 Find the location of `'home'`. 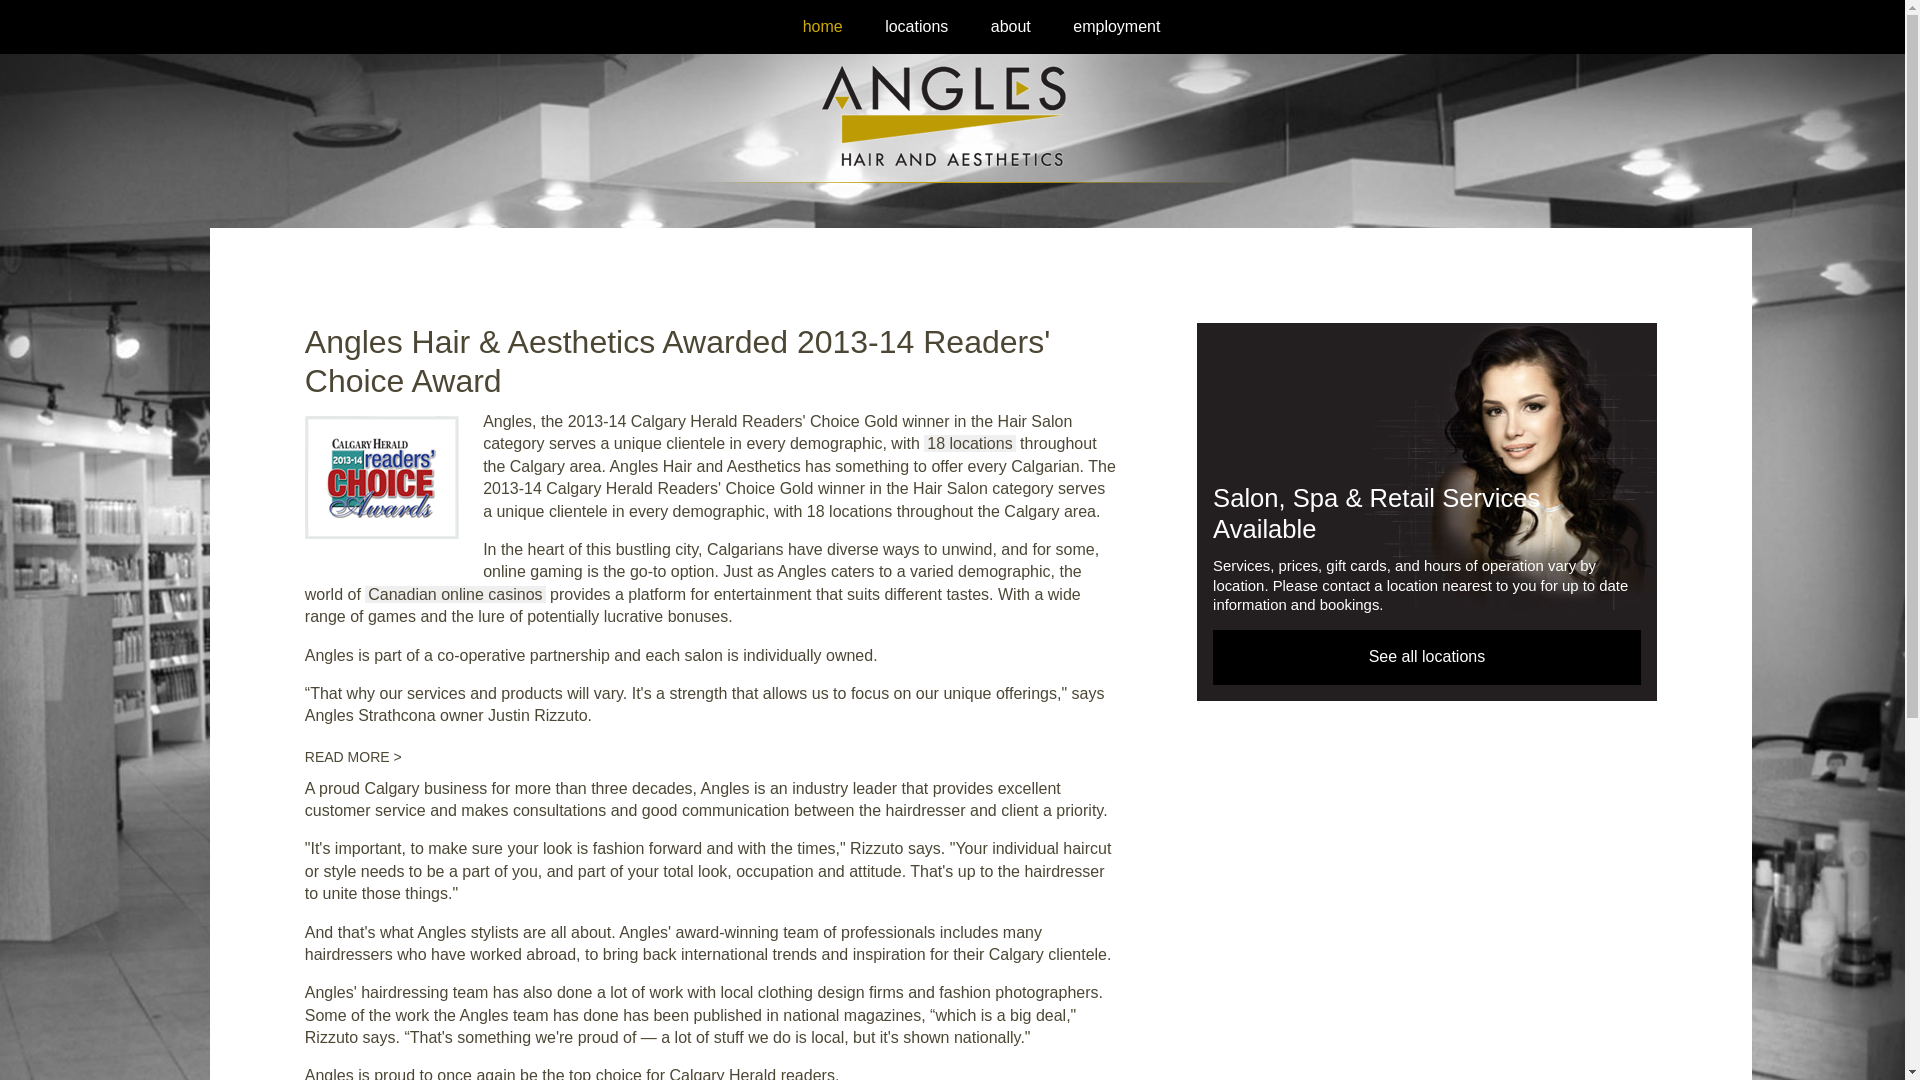

'home' is located at coordinates (822, 26).